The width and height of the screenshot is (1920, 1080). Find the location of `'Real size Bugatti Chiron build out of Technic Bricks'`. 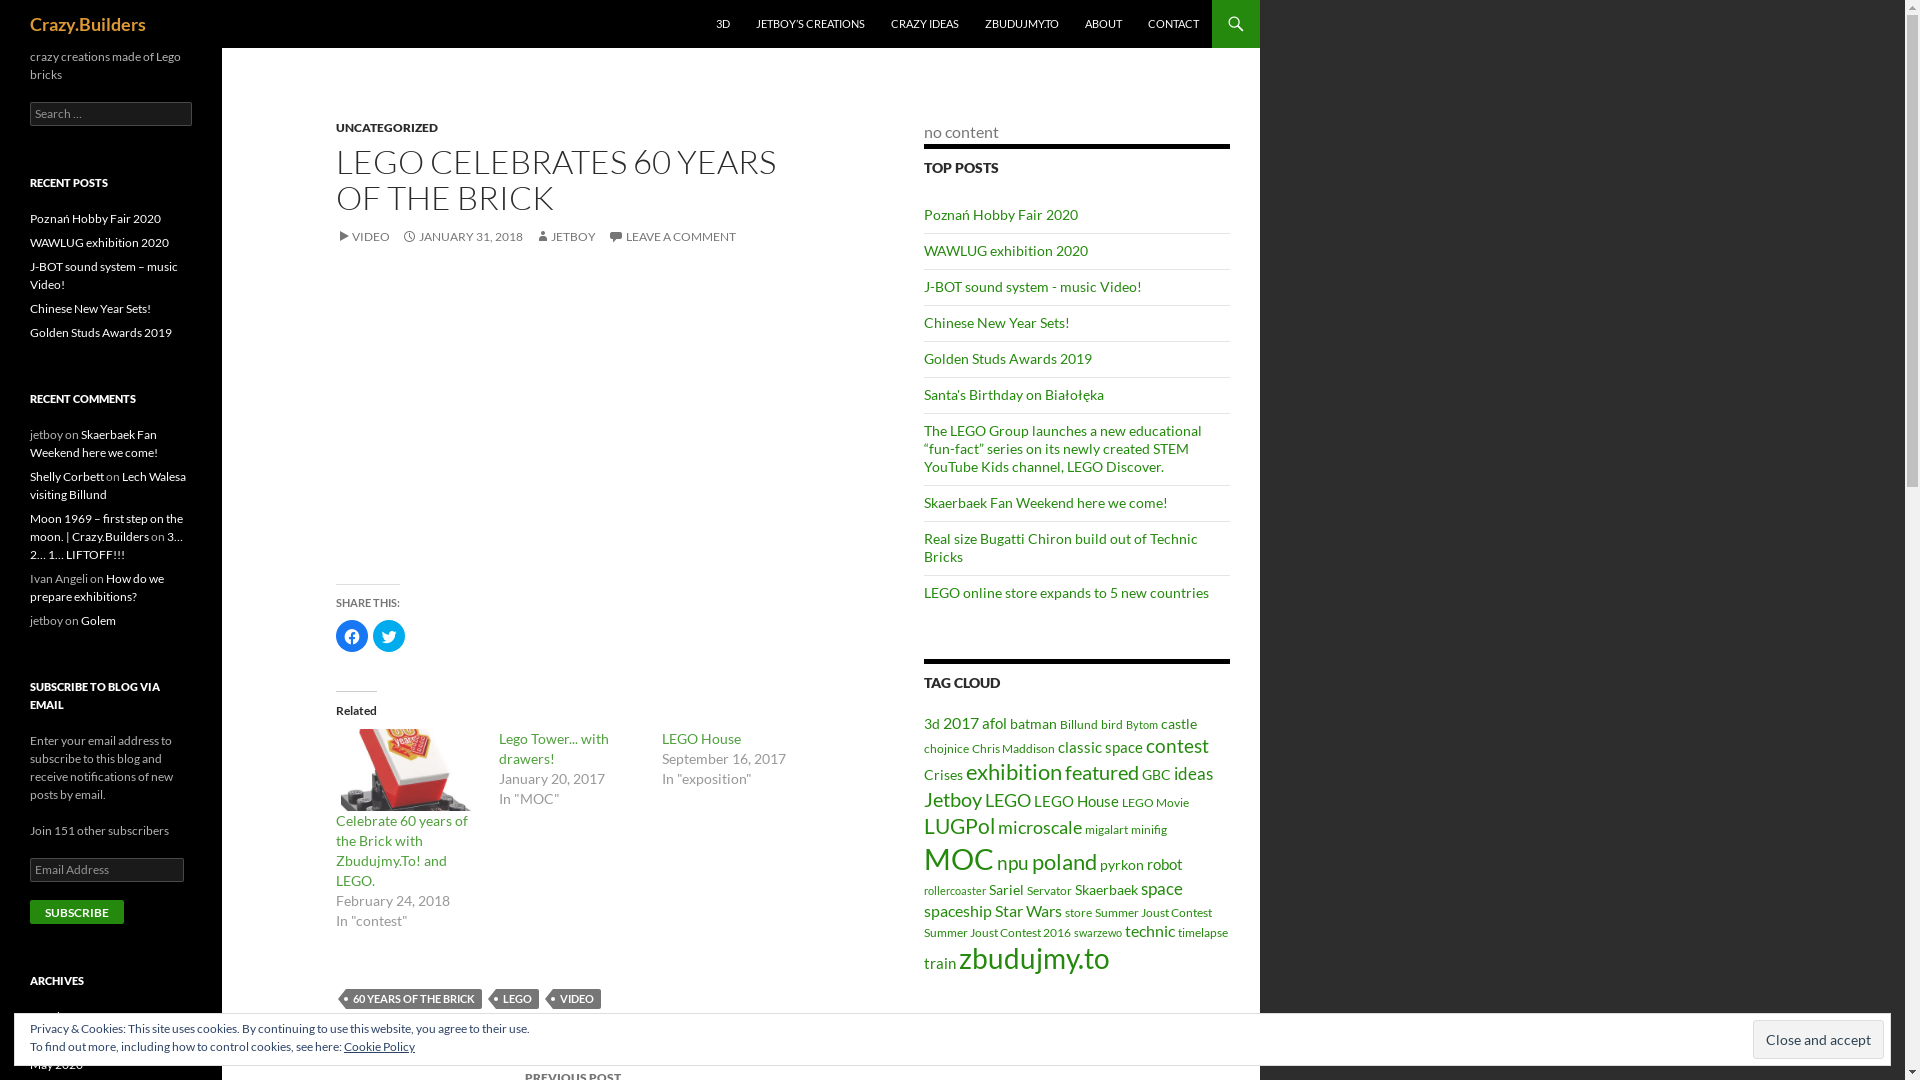

'Real size Bugatti Chiron build out of Technic Bricks' is located at coordinates (1059, 547).